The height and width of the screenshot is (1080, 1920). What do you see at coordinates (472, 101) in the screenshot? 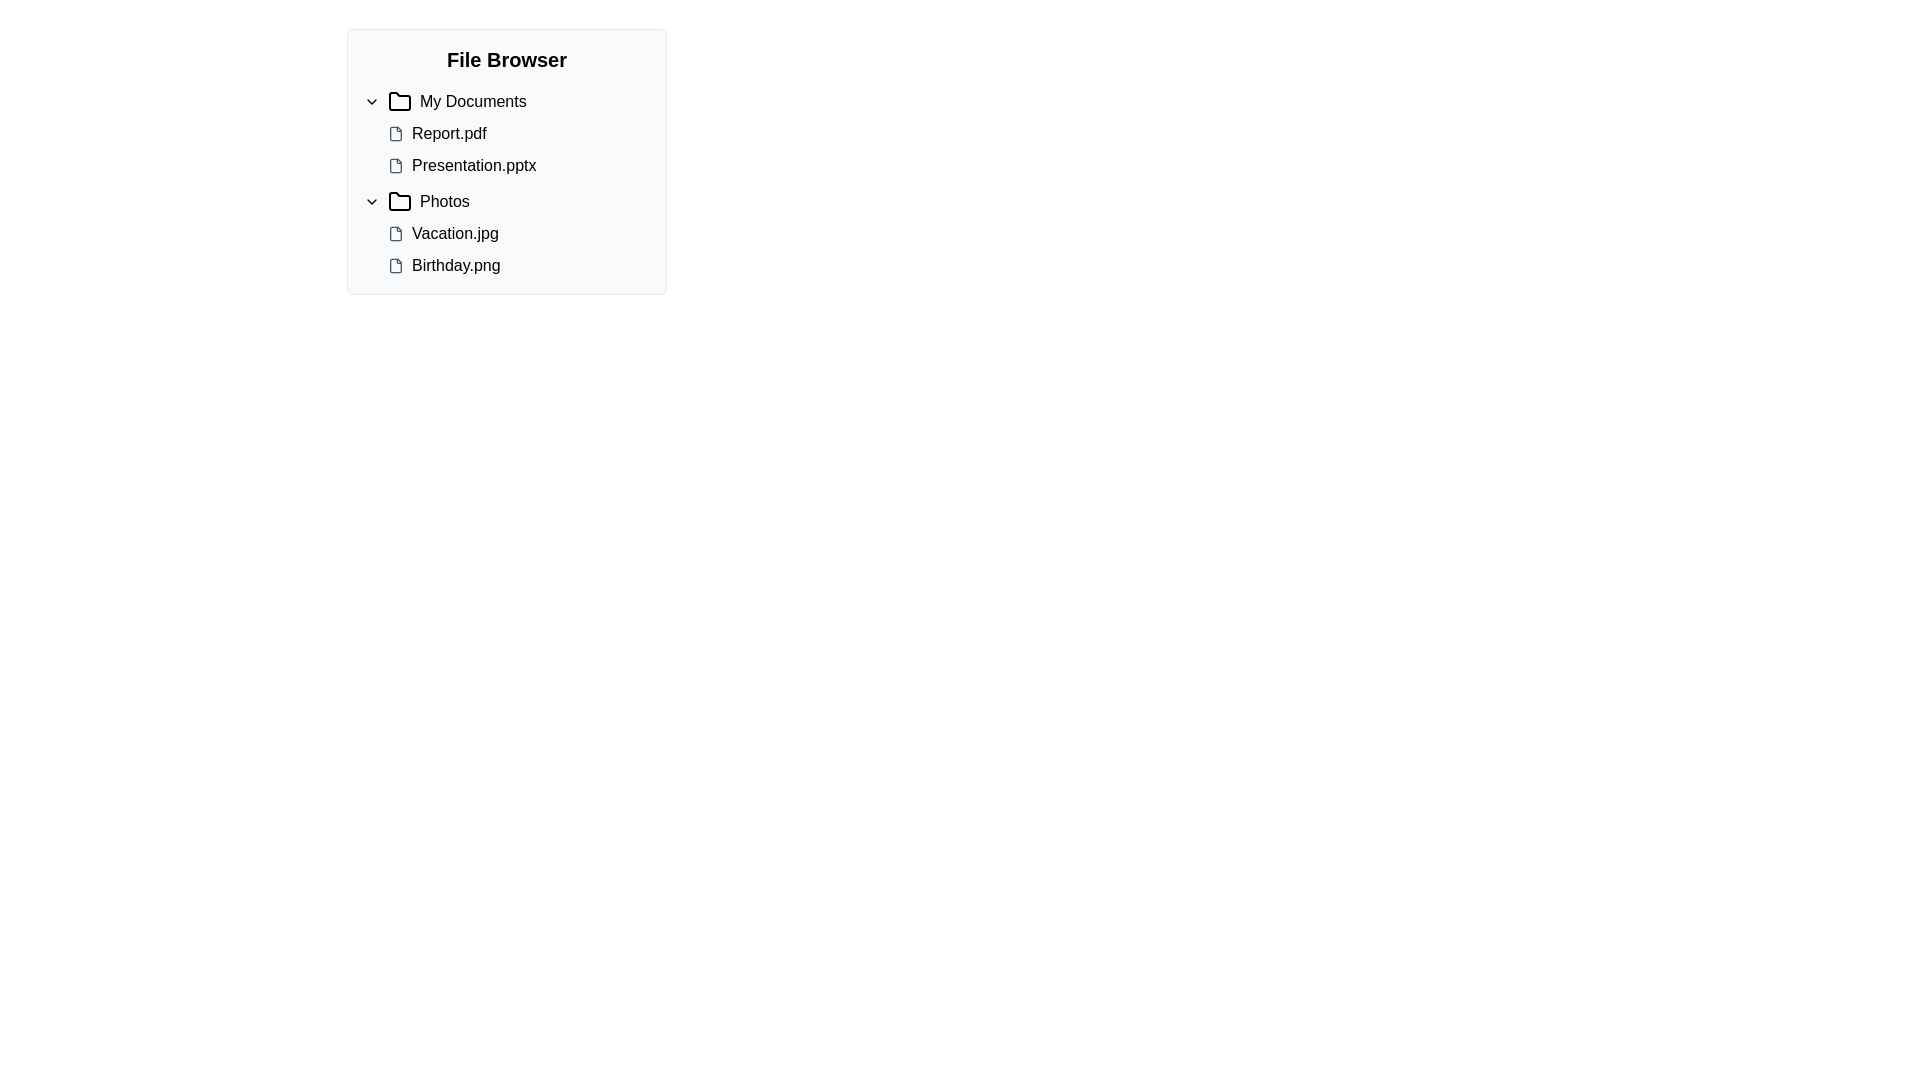
I see `text label that identifies the 'My Documents' folder, located within the folder tree structure of the file browser interface` at bounding box center [472, 101].